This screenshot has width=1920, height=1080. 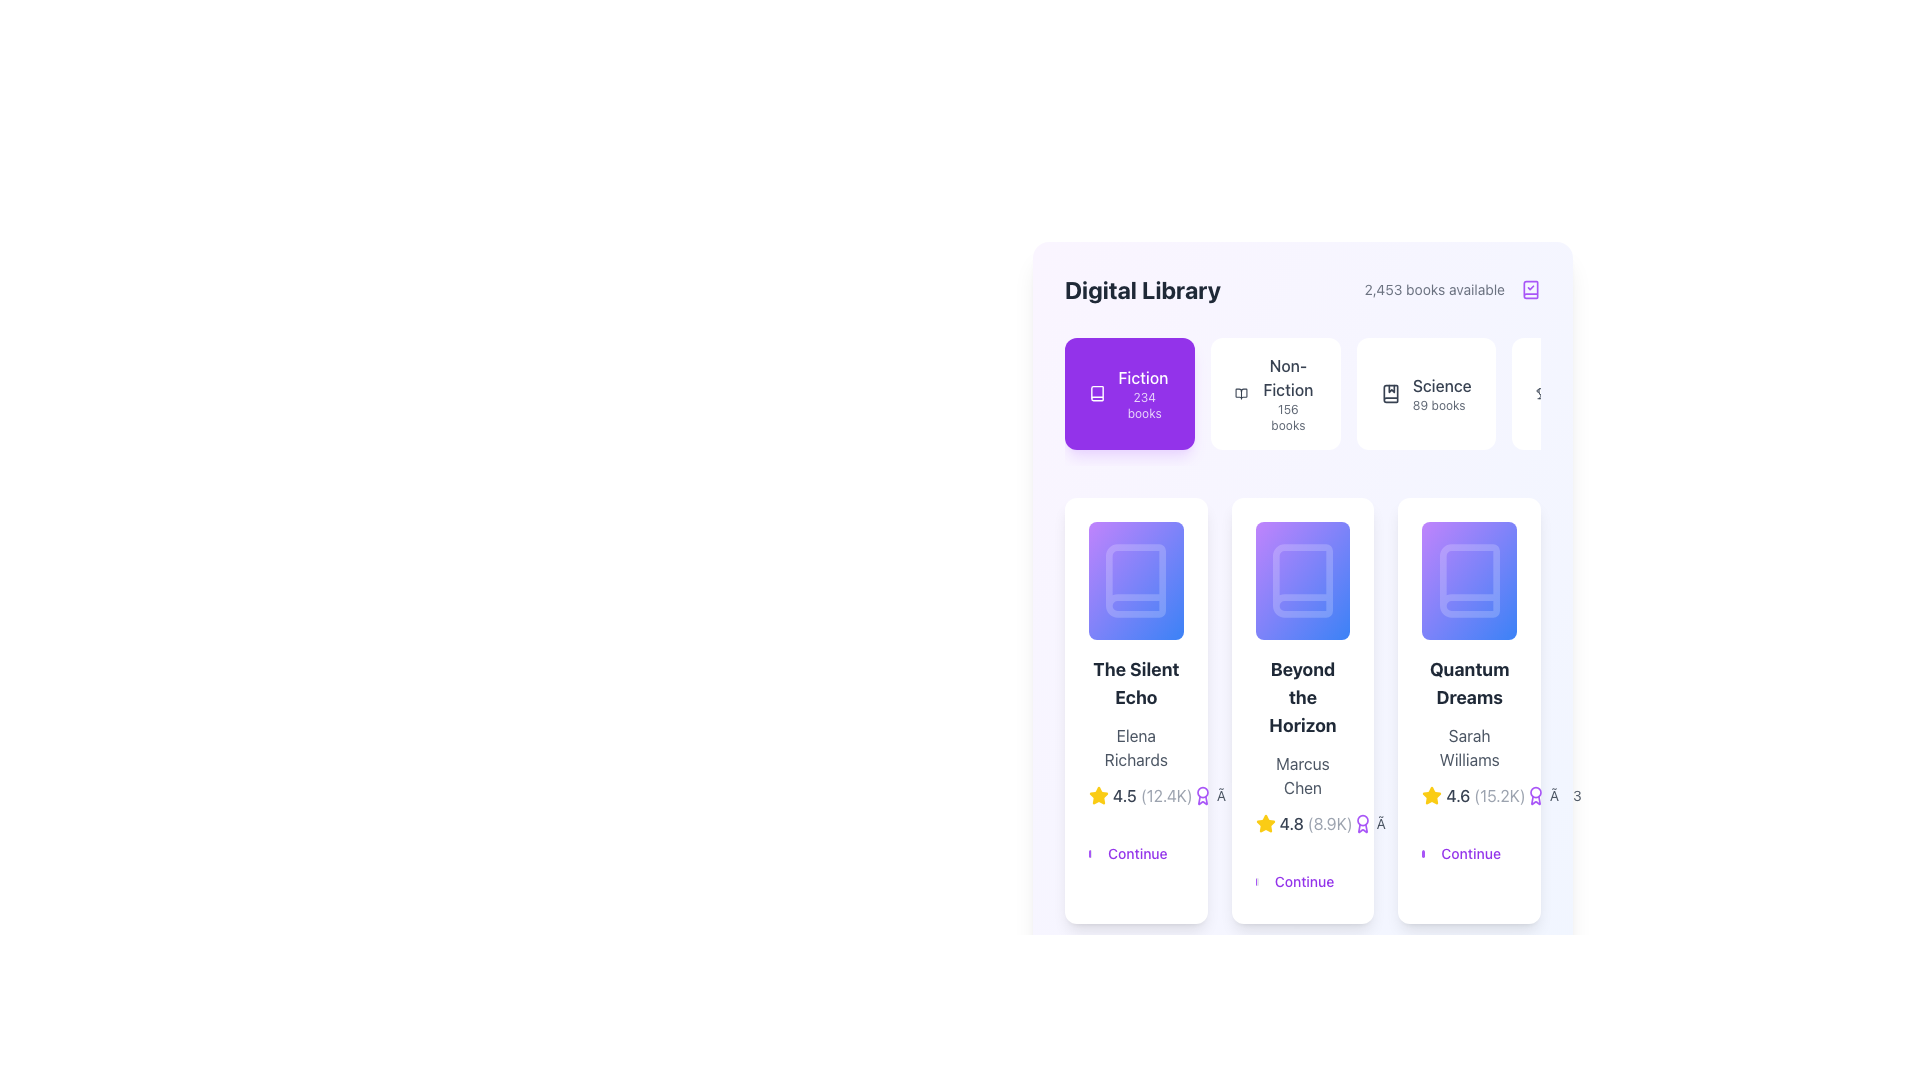 I want to click on the small gray Text label containing the text 'Ã÷1', which is the last item in the group of book details, so click(x=1378, y=824).